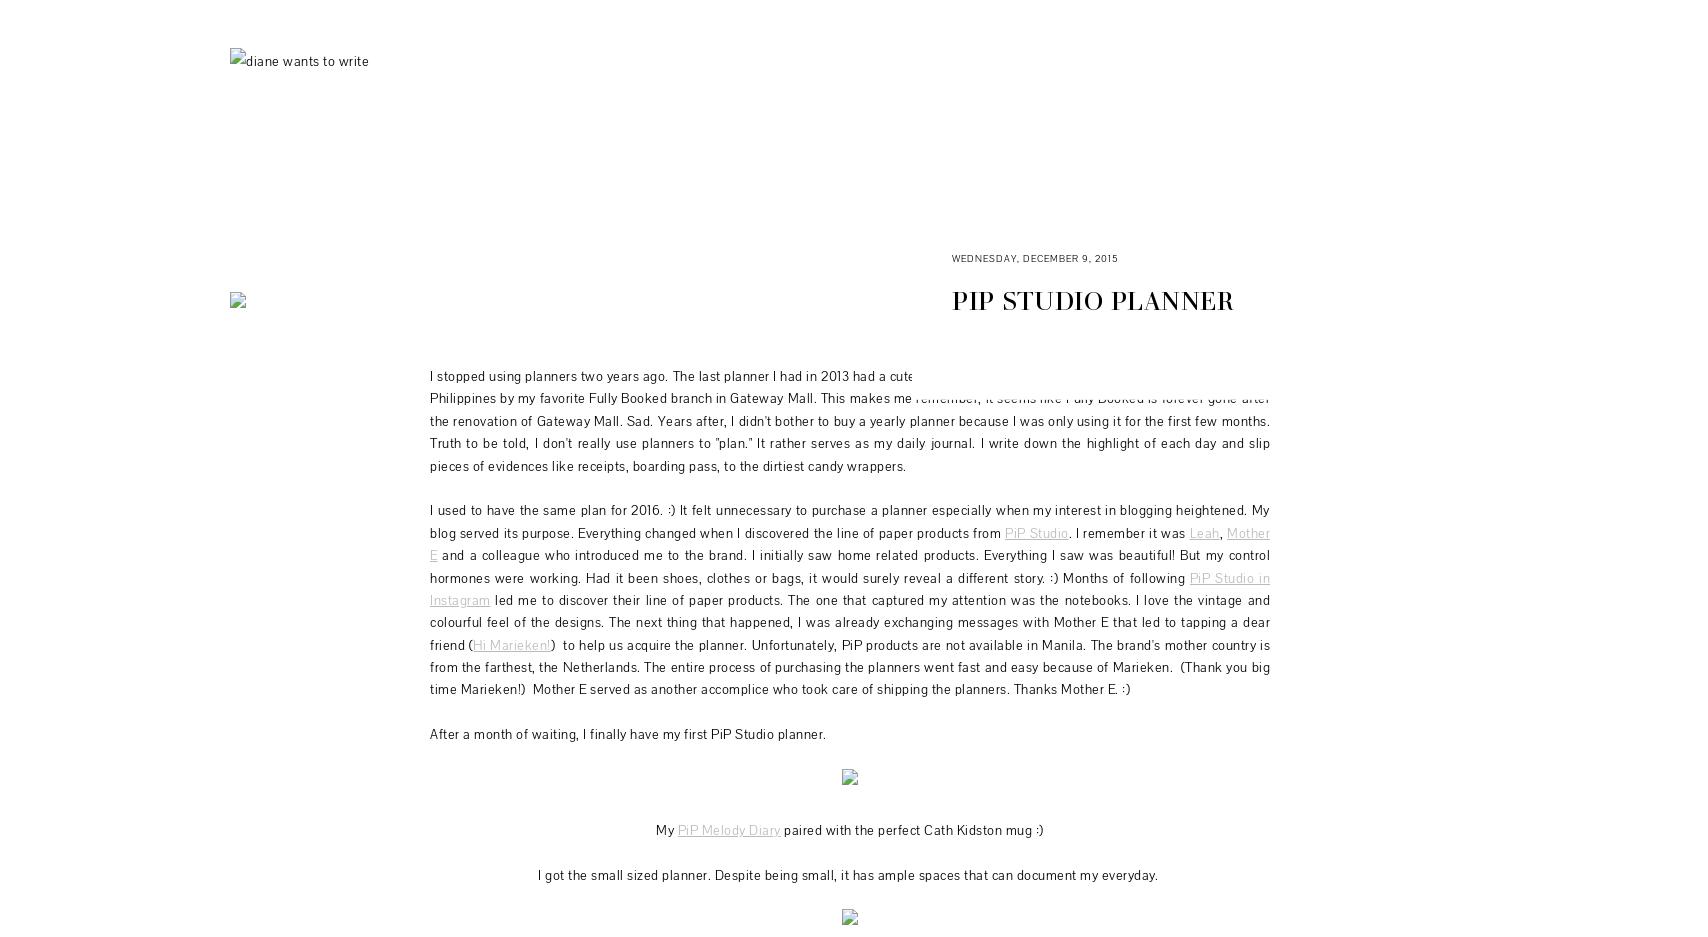  Describe the element at coordinates (1035, 257) in the screenshot. I see `'Wednesday, December 9, 2015'` at that location.